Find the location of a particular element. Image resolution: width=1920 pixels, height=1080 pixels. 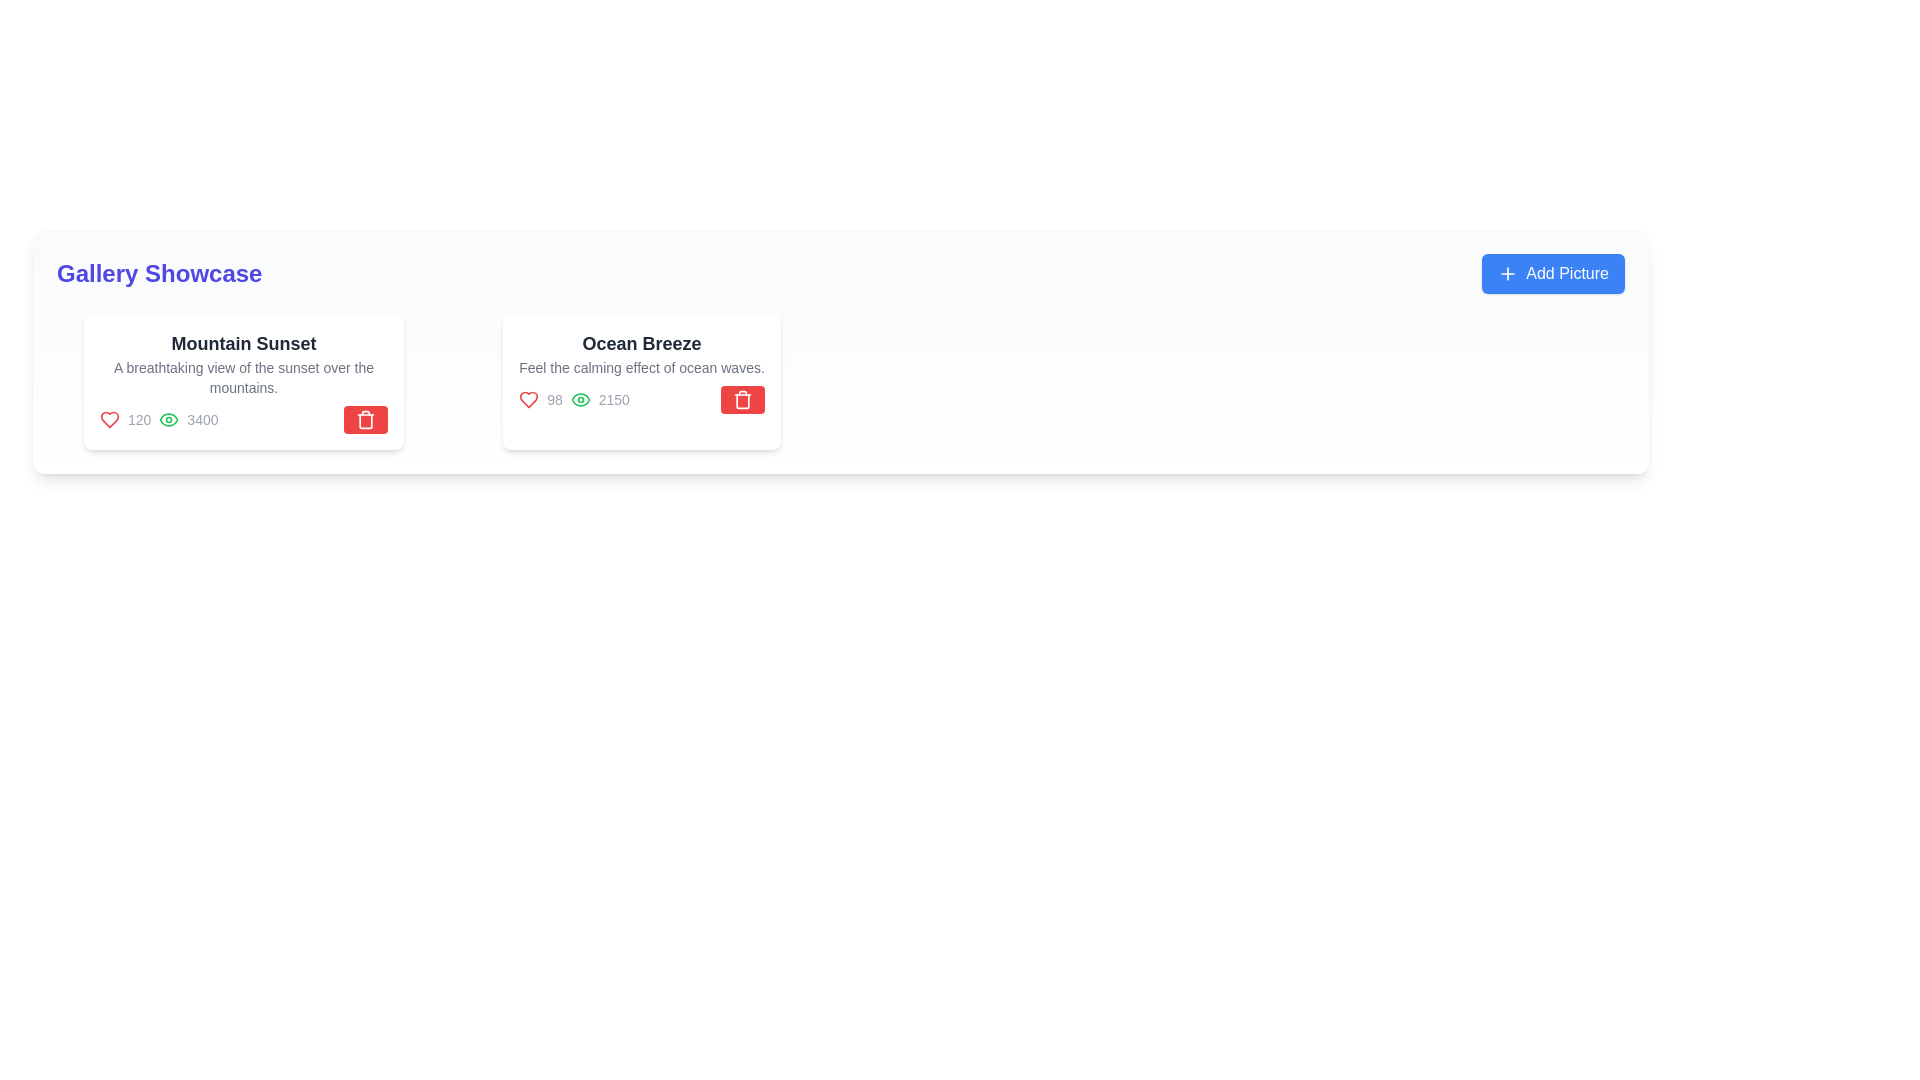

the green stroked eye outline icon located in the top-right area of the 'Ocean Breeze' section on the second card is located at coordinates (579, 400).